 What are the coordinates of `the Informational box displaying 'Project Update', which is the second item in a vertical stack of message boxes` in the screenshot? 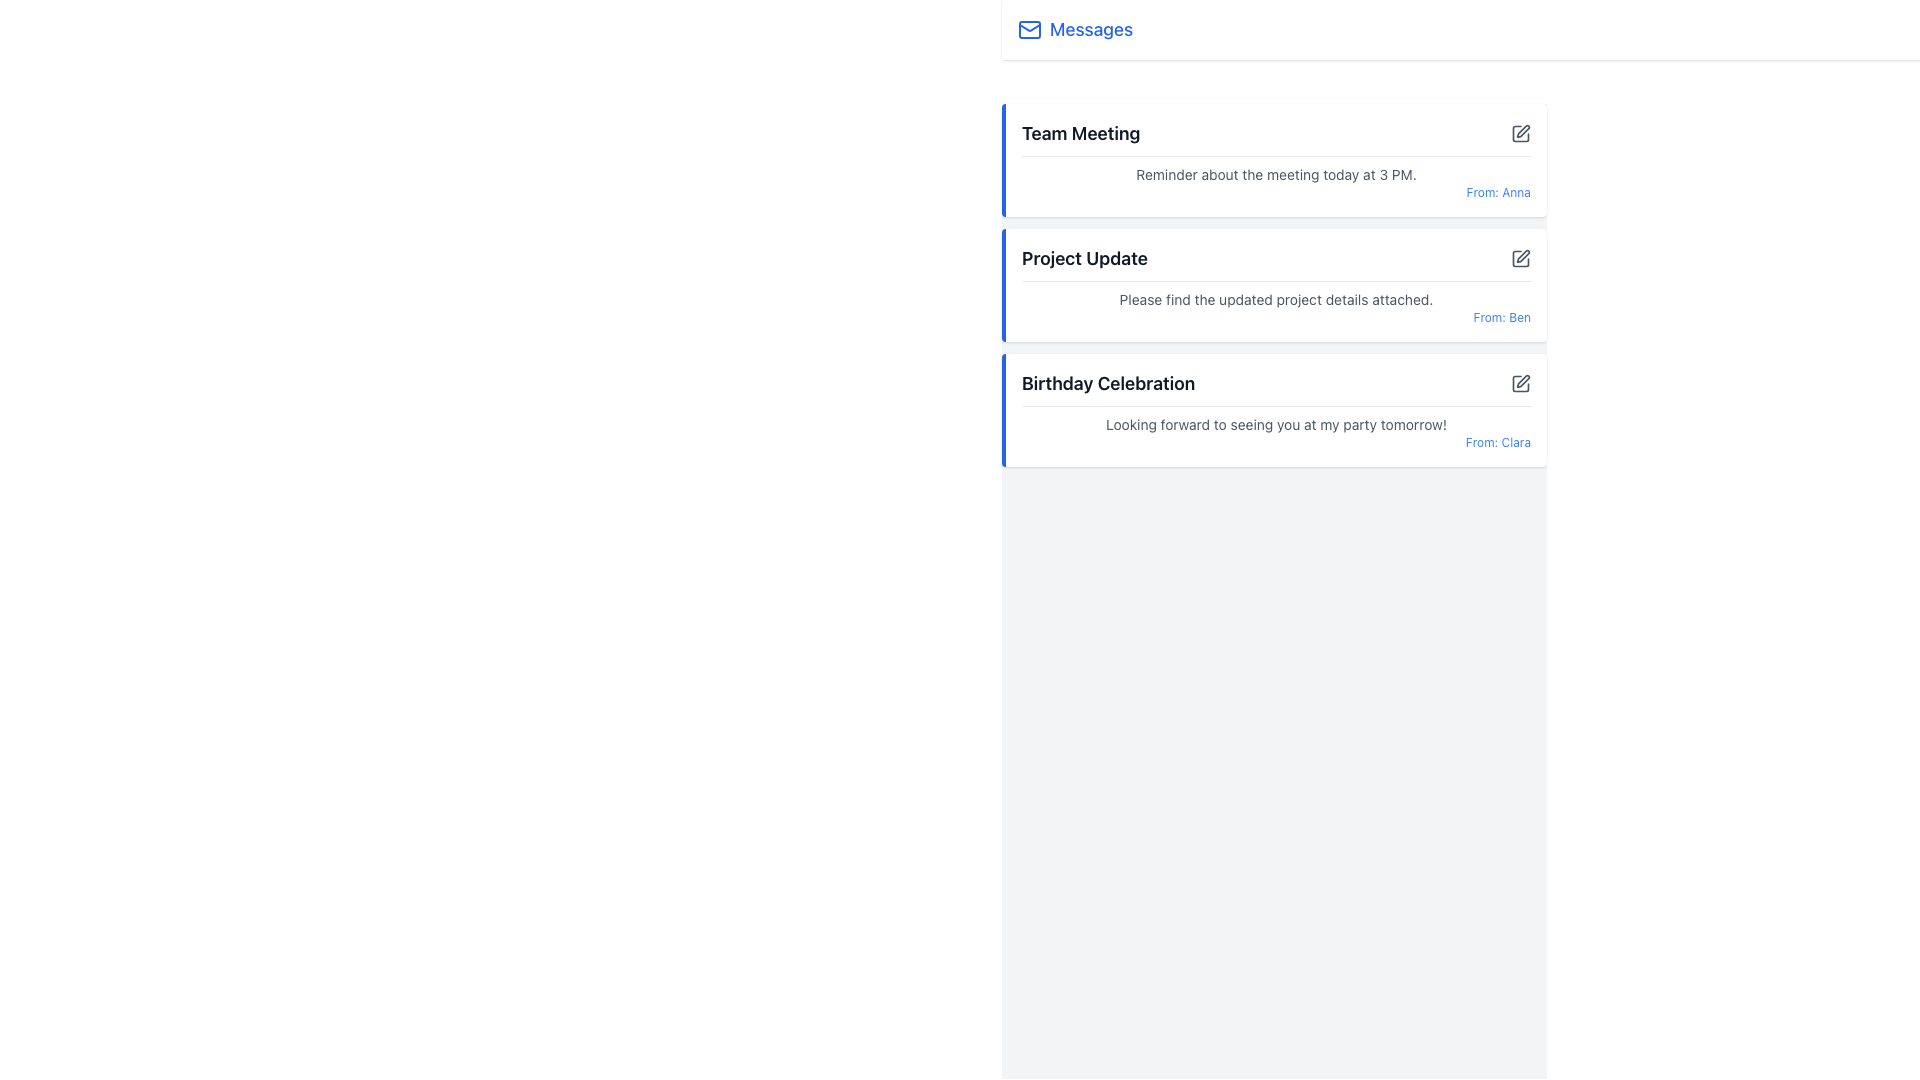 It's located at (1273, 285).